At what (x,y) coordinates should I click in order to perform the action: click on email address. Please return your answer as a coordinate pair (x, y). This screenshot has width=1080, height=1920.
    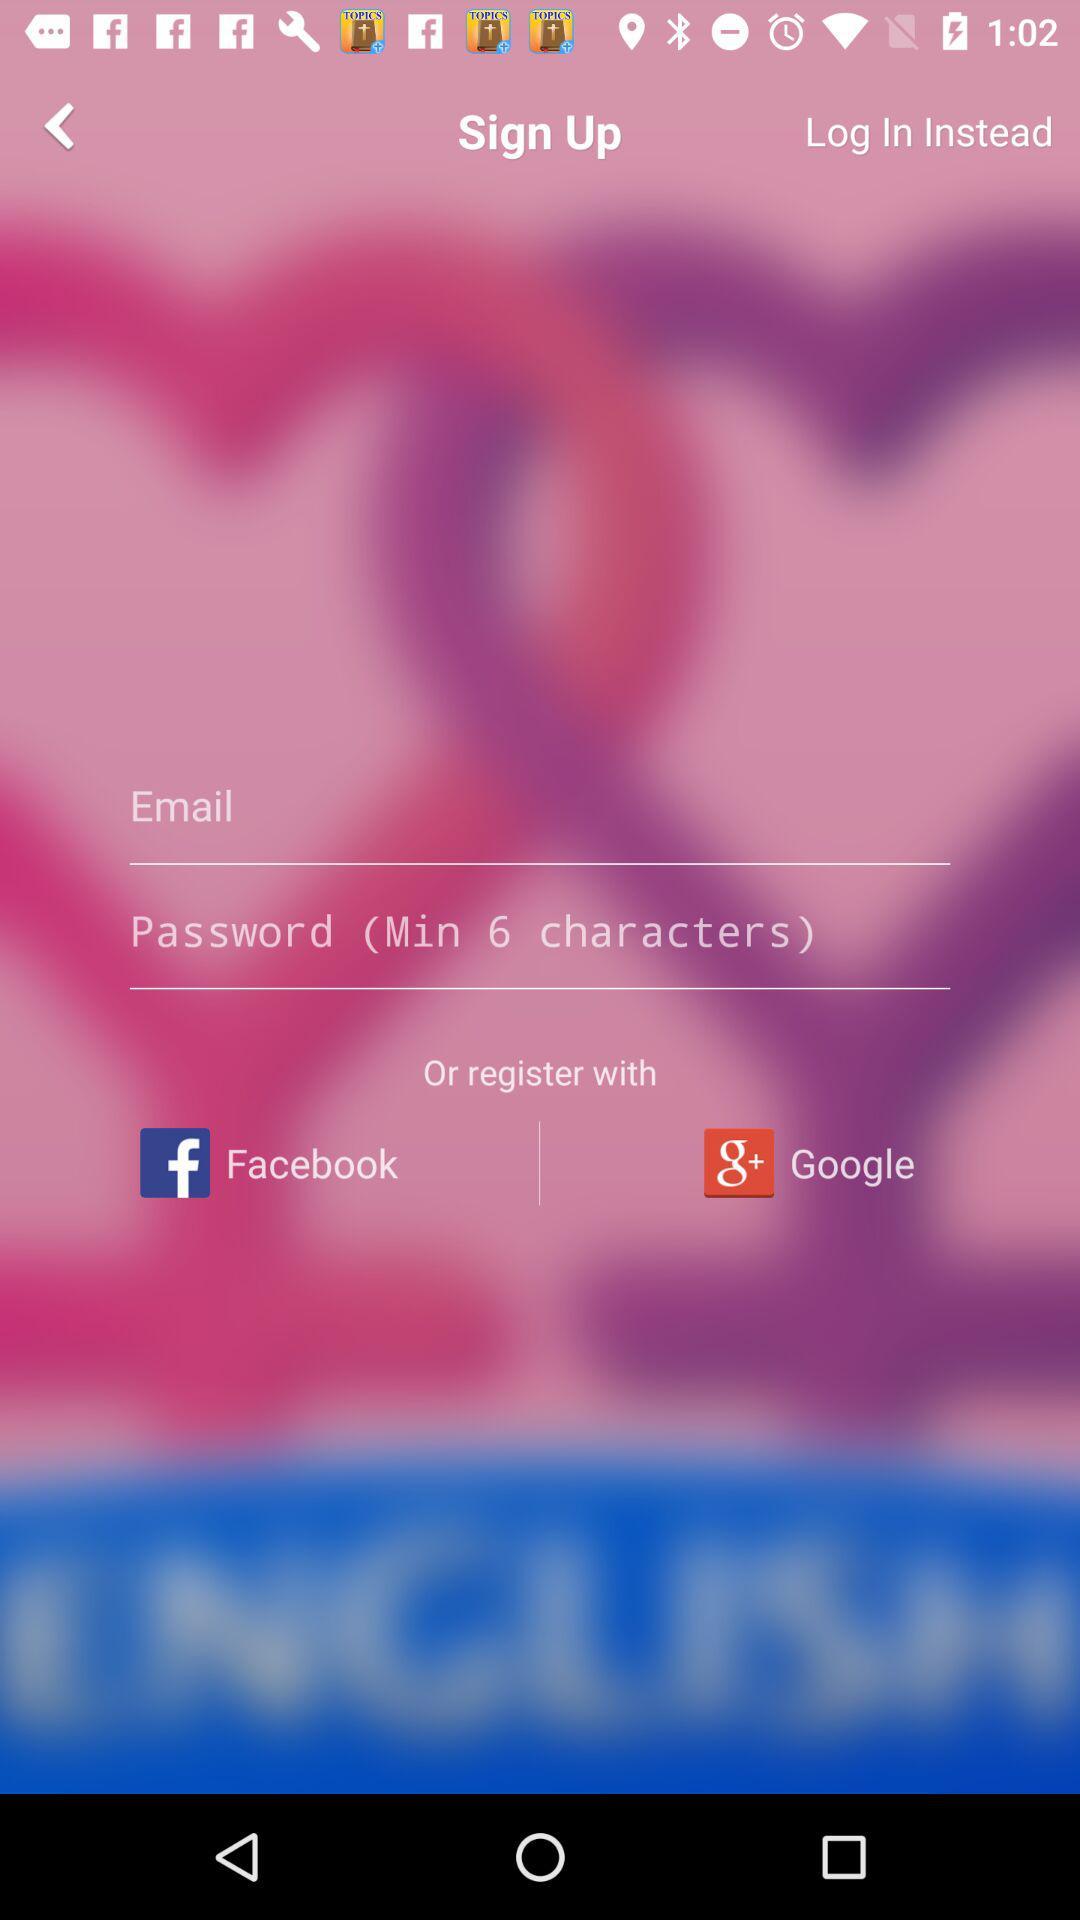
    Looking at the image, I should click on (540, 805).